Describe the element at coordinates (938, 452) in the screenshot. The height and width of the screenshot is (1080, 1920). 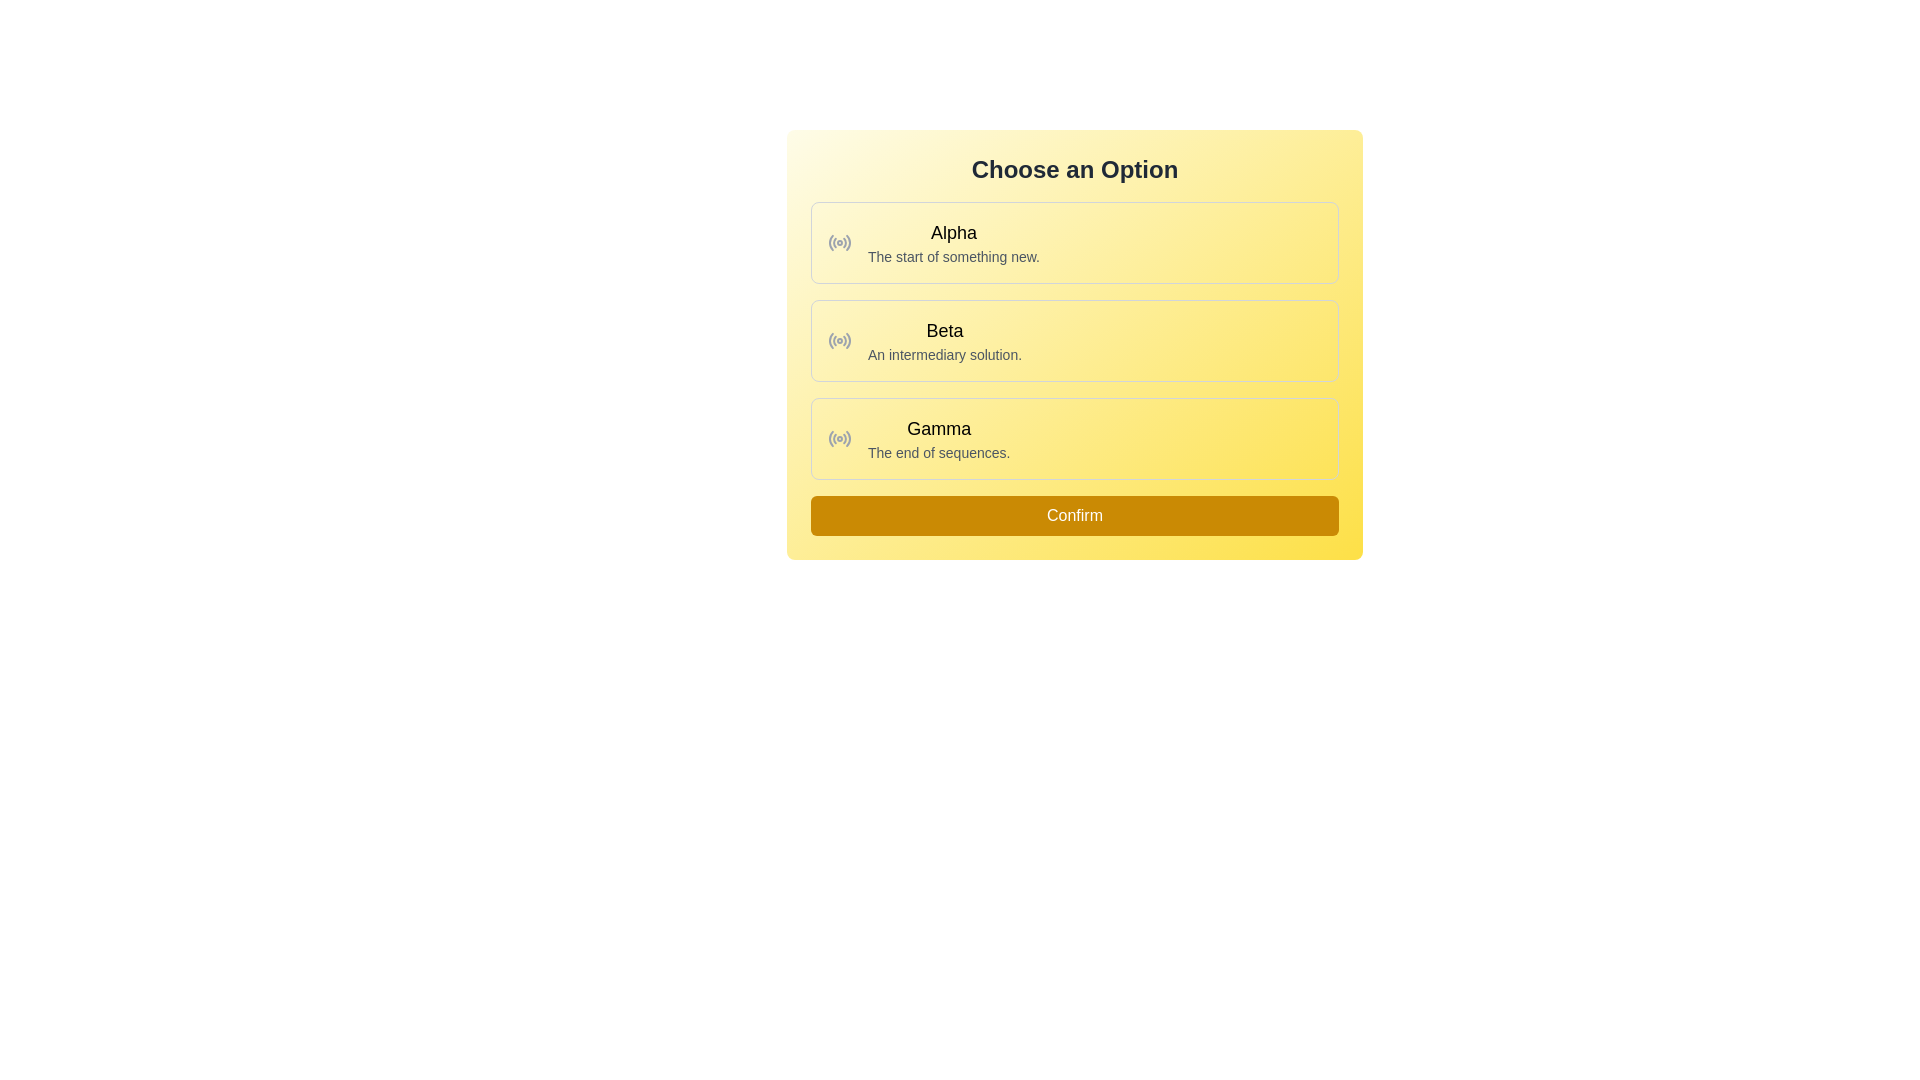
I see `the text fragment reading 'The end of sequences.' which is the descriptive subtitle for the 'Gamma' option, located underneath the label 'Gamma'` at that location.